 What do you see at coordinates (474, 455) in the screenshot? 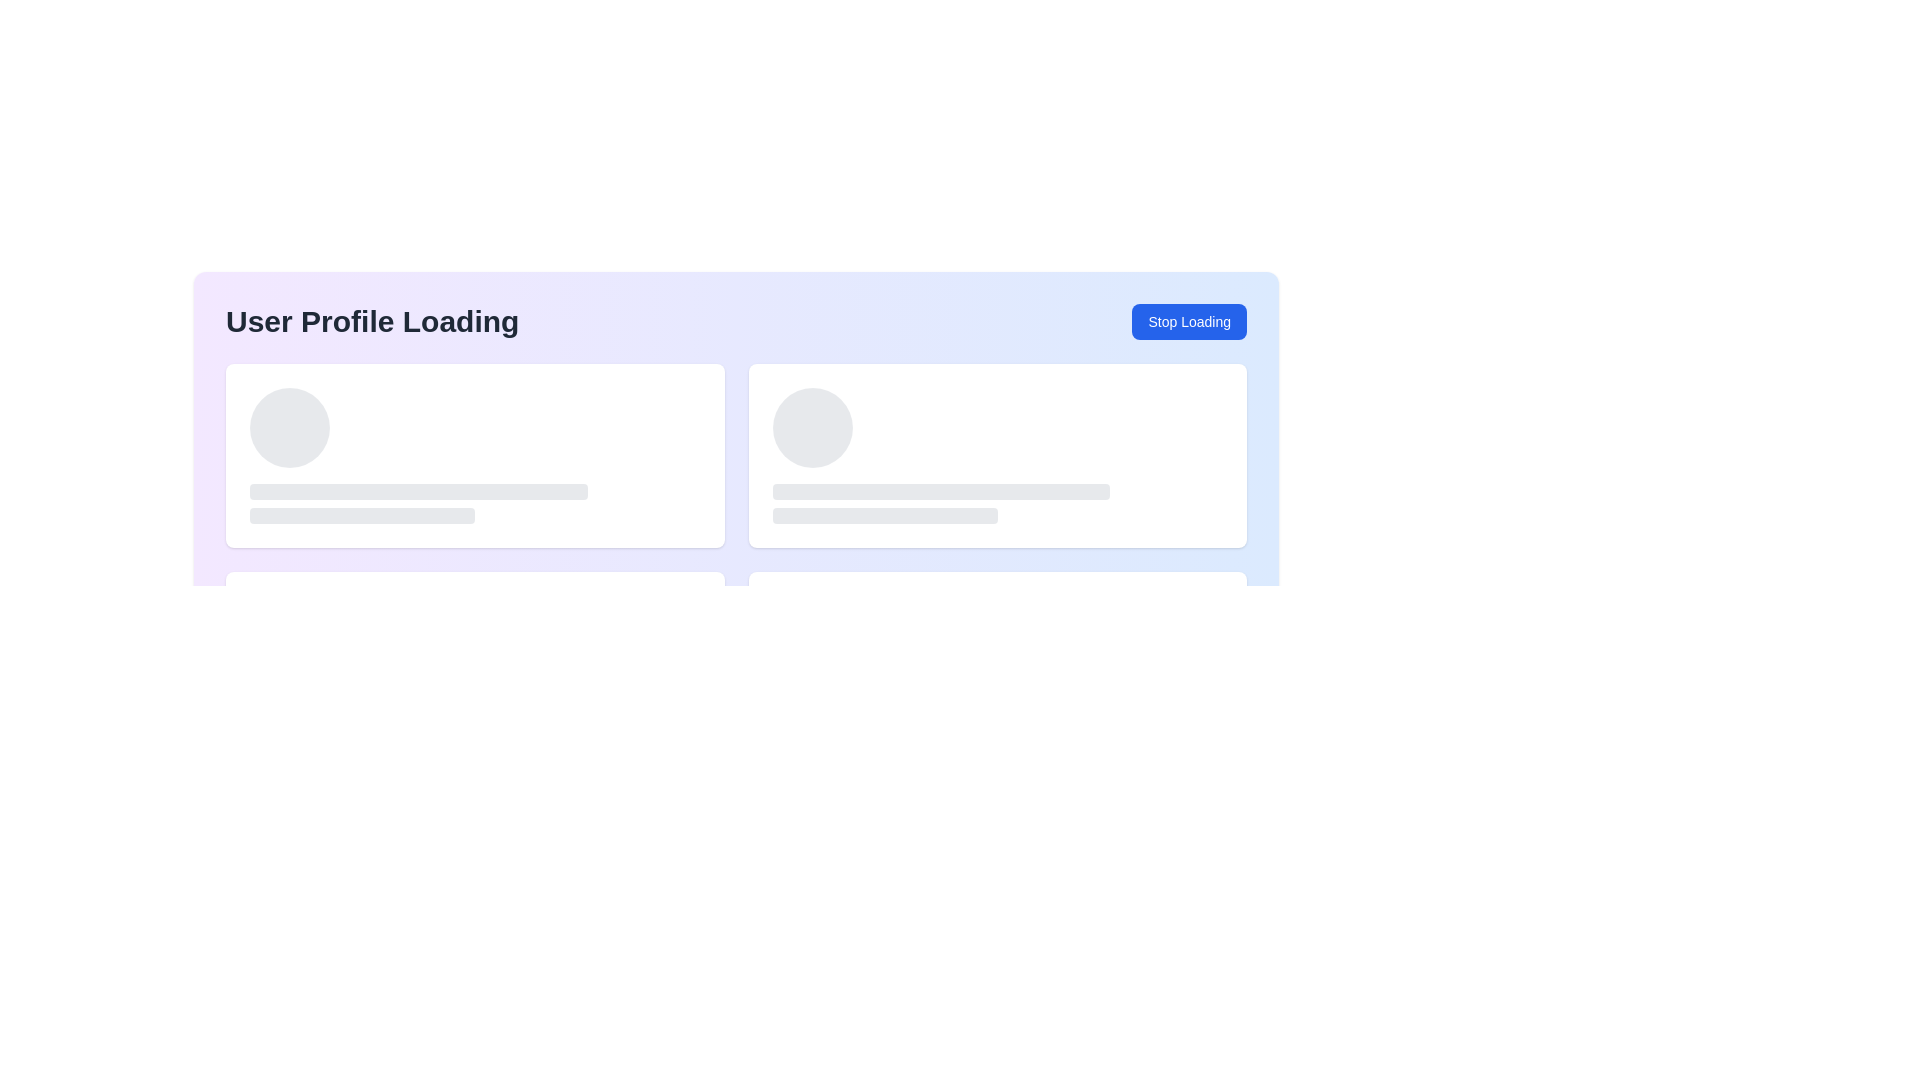
I see `the Loading card placeholder located in the top-left corner of the grid layout, which serves as a loading indicator for user profile information` at bounding box center [474, 455].